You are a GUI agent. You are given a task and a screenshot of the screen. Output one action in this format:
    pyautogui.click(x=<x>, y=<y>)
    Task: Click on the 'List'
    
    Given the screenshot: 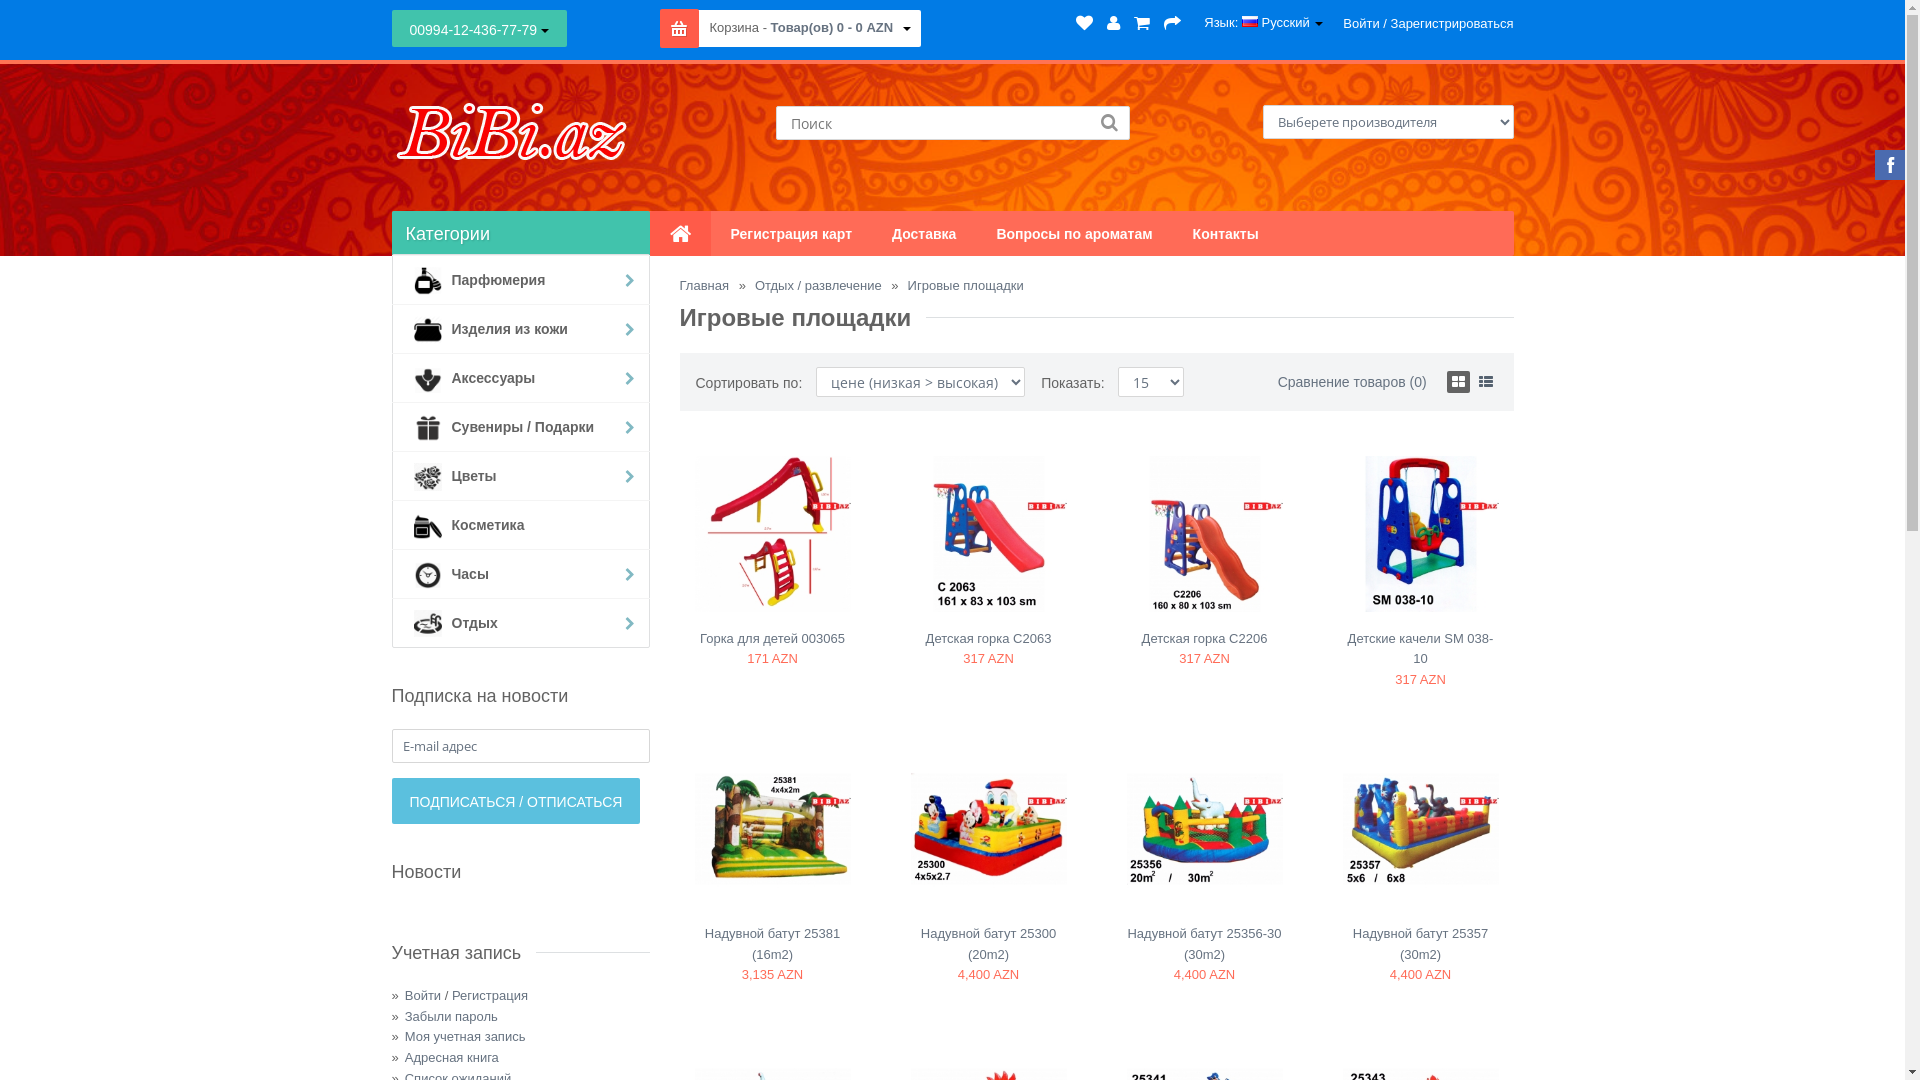 What is the action you would take?
    pyautogui.click(x=1486, y=381)
    